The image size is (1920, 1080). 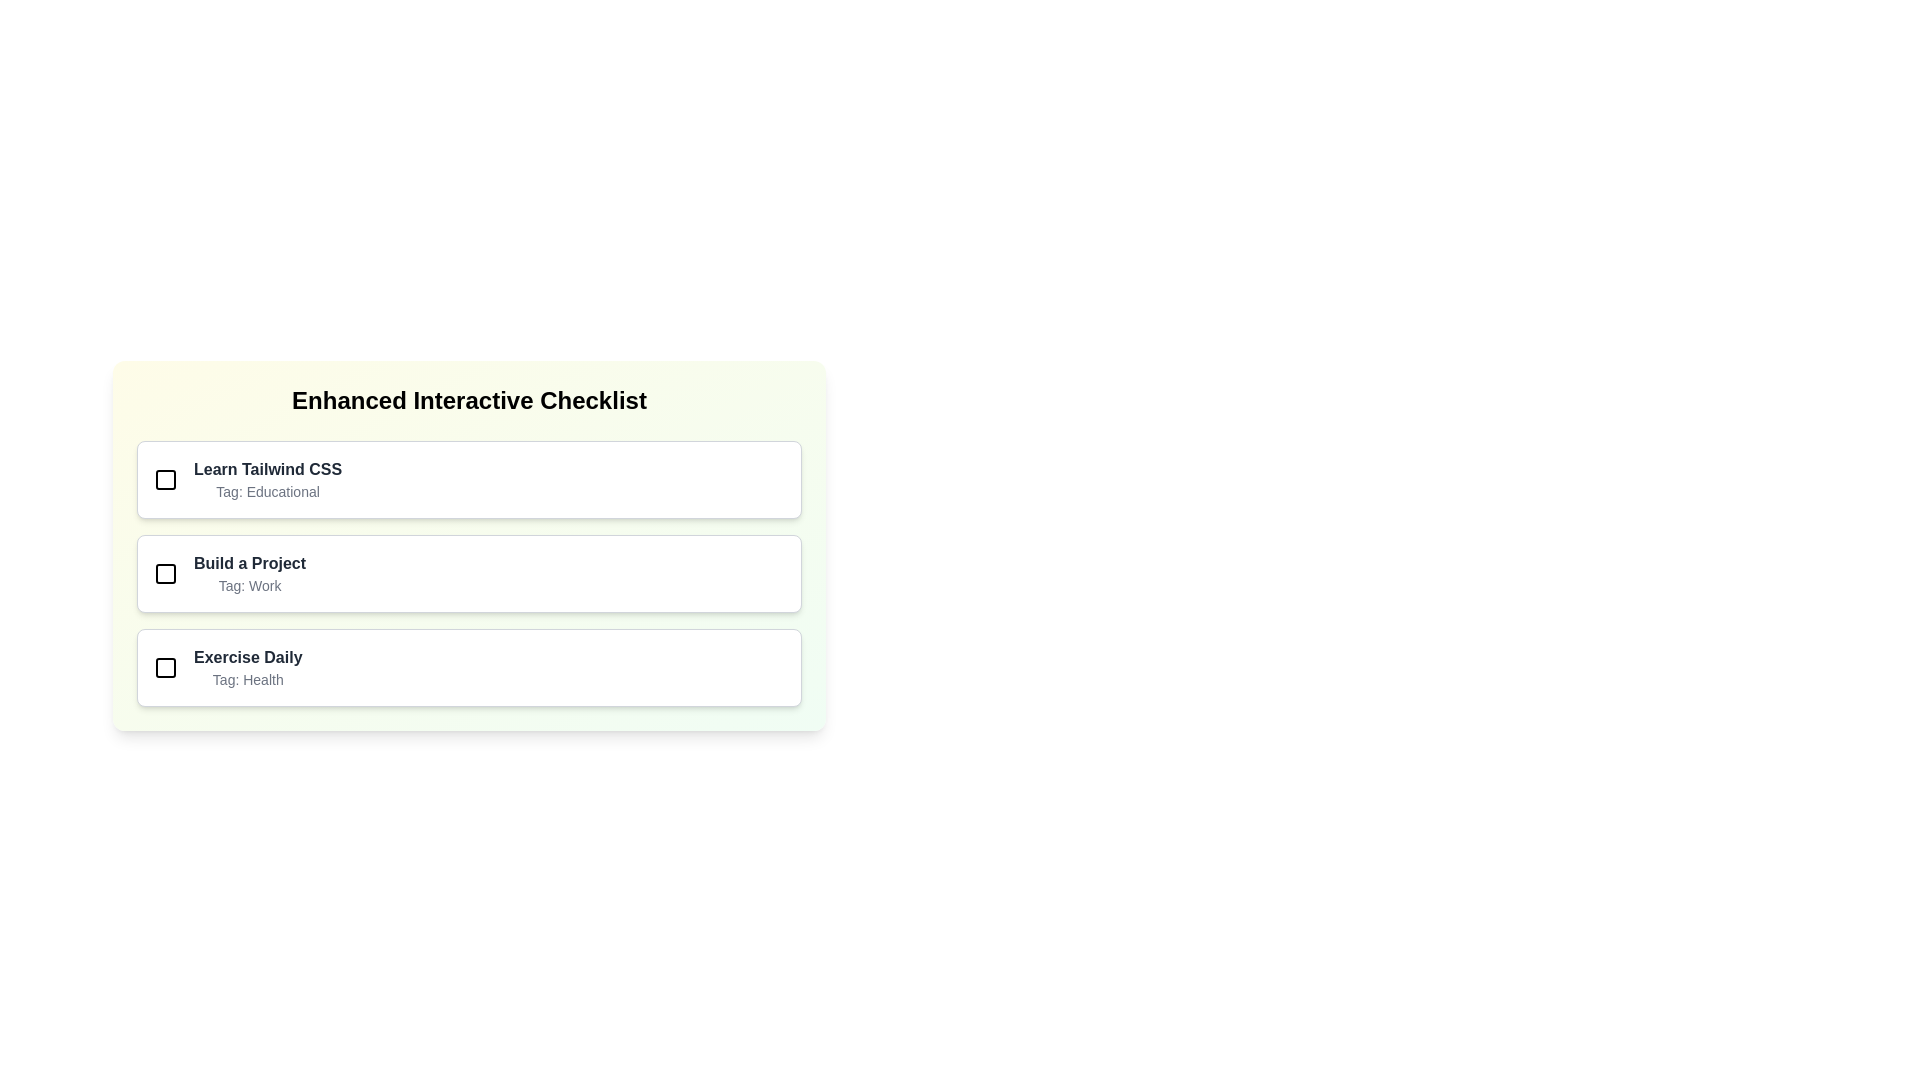 What do you see at coordinates (468, 479) in the screenshot?
I see `the checklist item for 'Learn Tailwind CSS', which includes a checkbox, title, and subtitle` at bounding box center [468, 479].